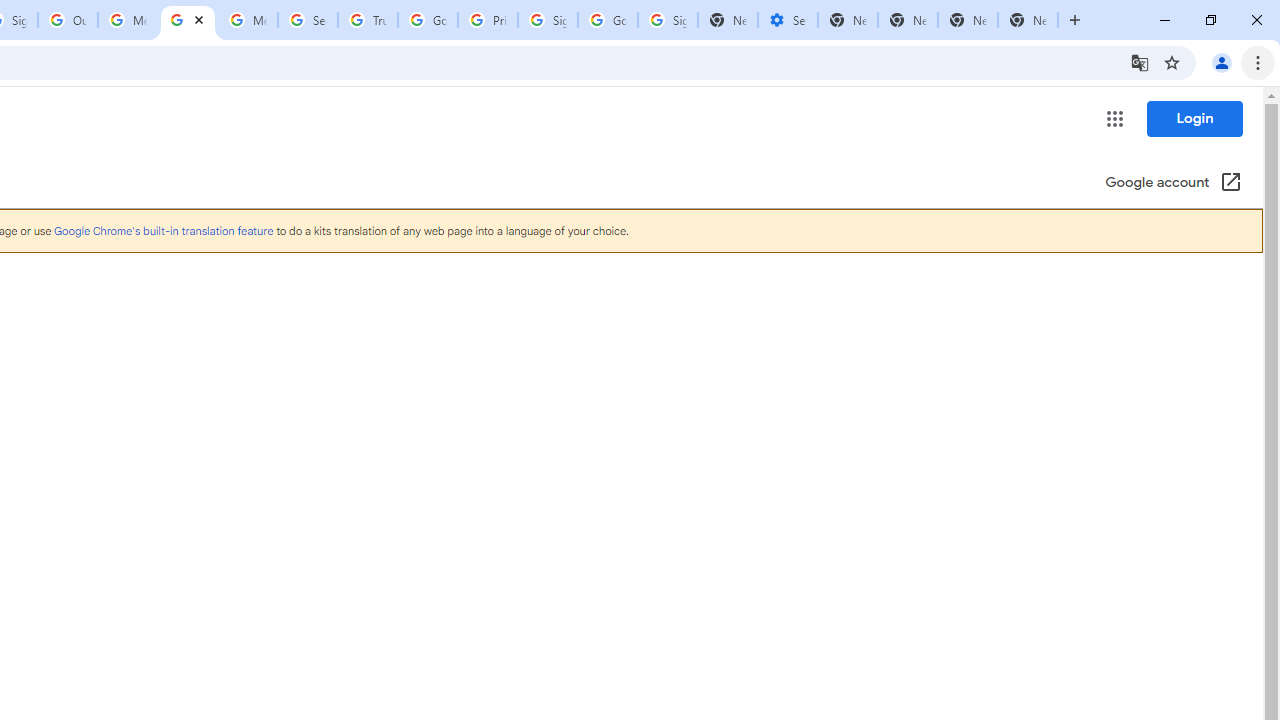  I want to click on 'Sign in - Google Accounts', so click(548, 20).